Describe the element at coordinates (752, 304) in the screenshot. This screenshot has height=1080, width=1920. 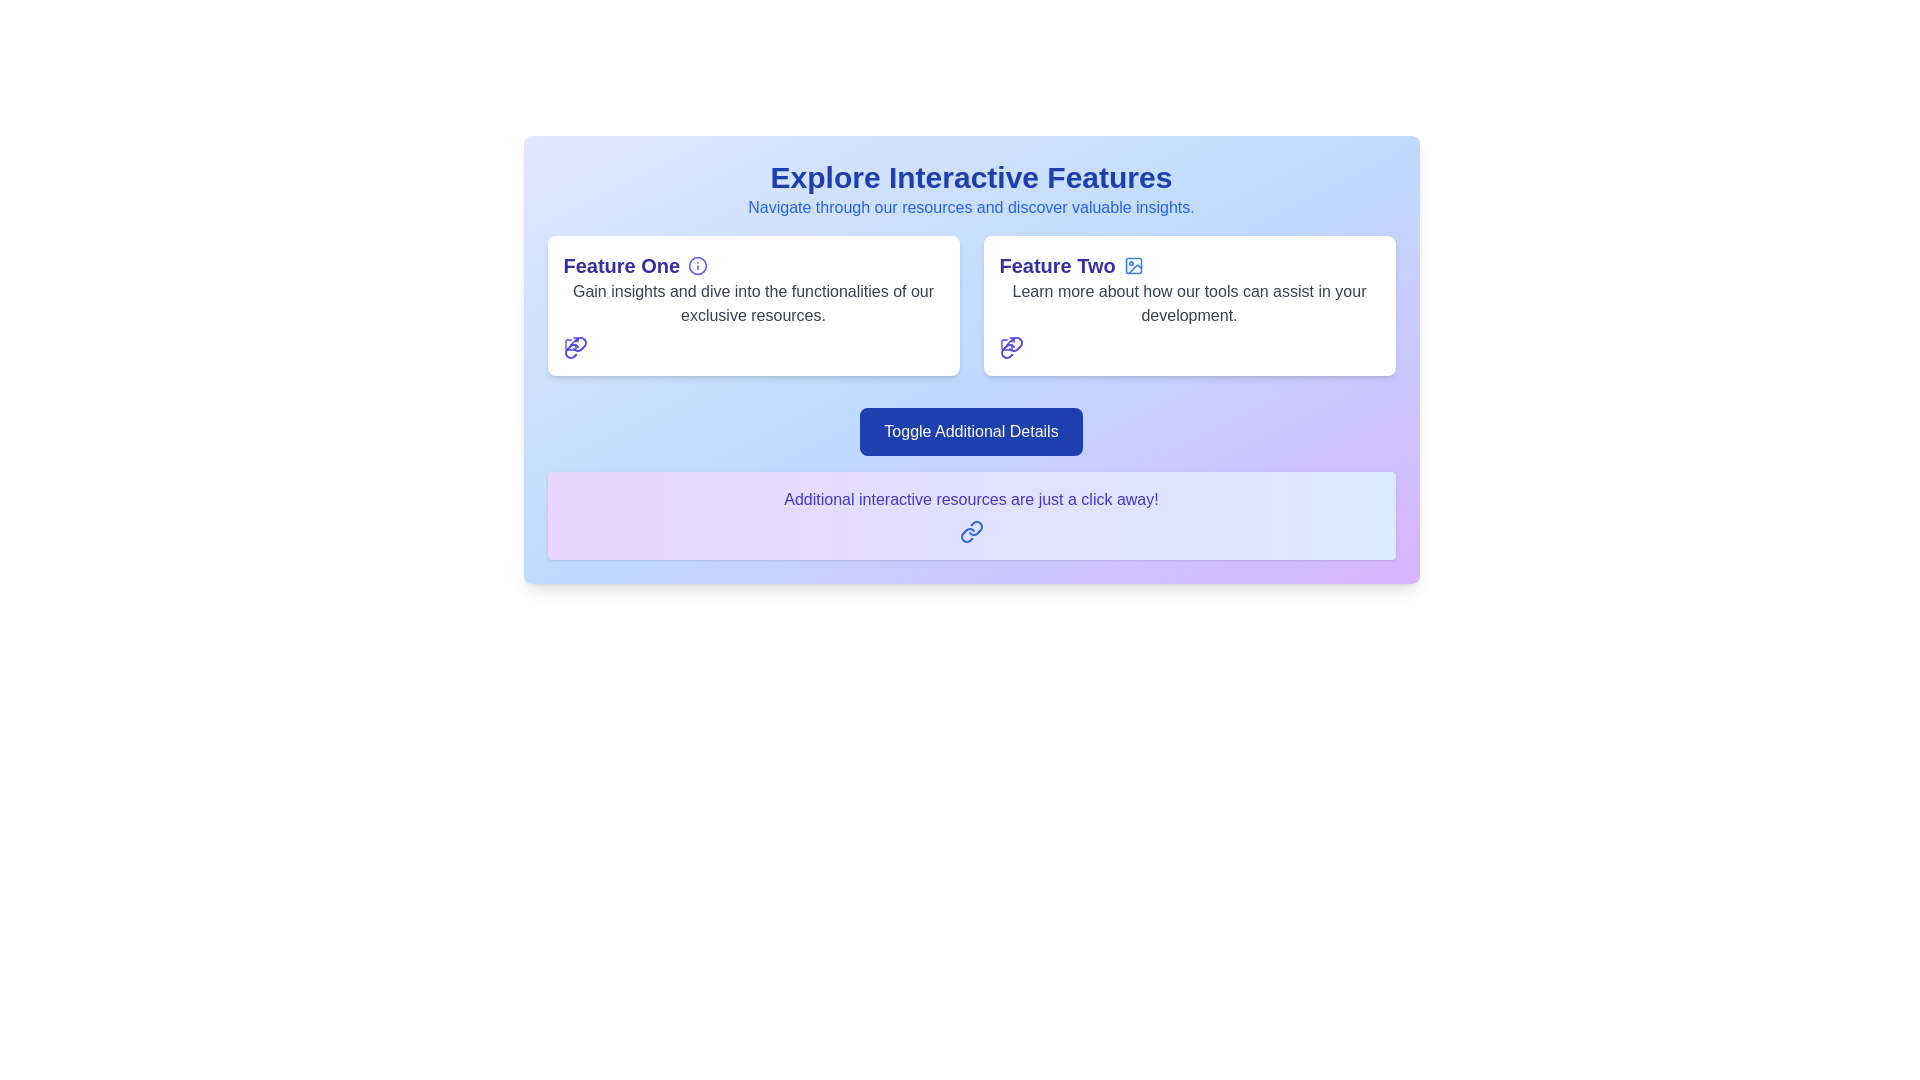
I see `the explanatory text located in the first card under the title 'Feature One', which describes the features or benefits associated with this section` at that location.